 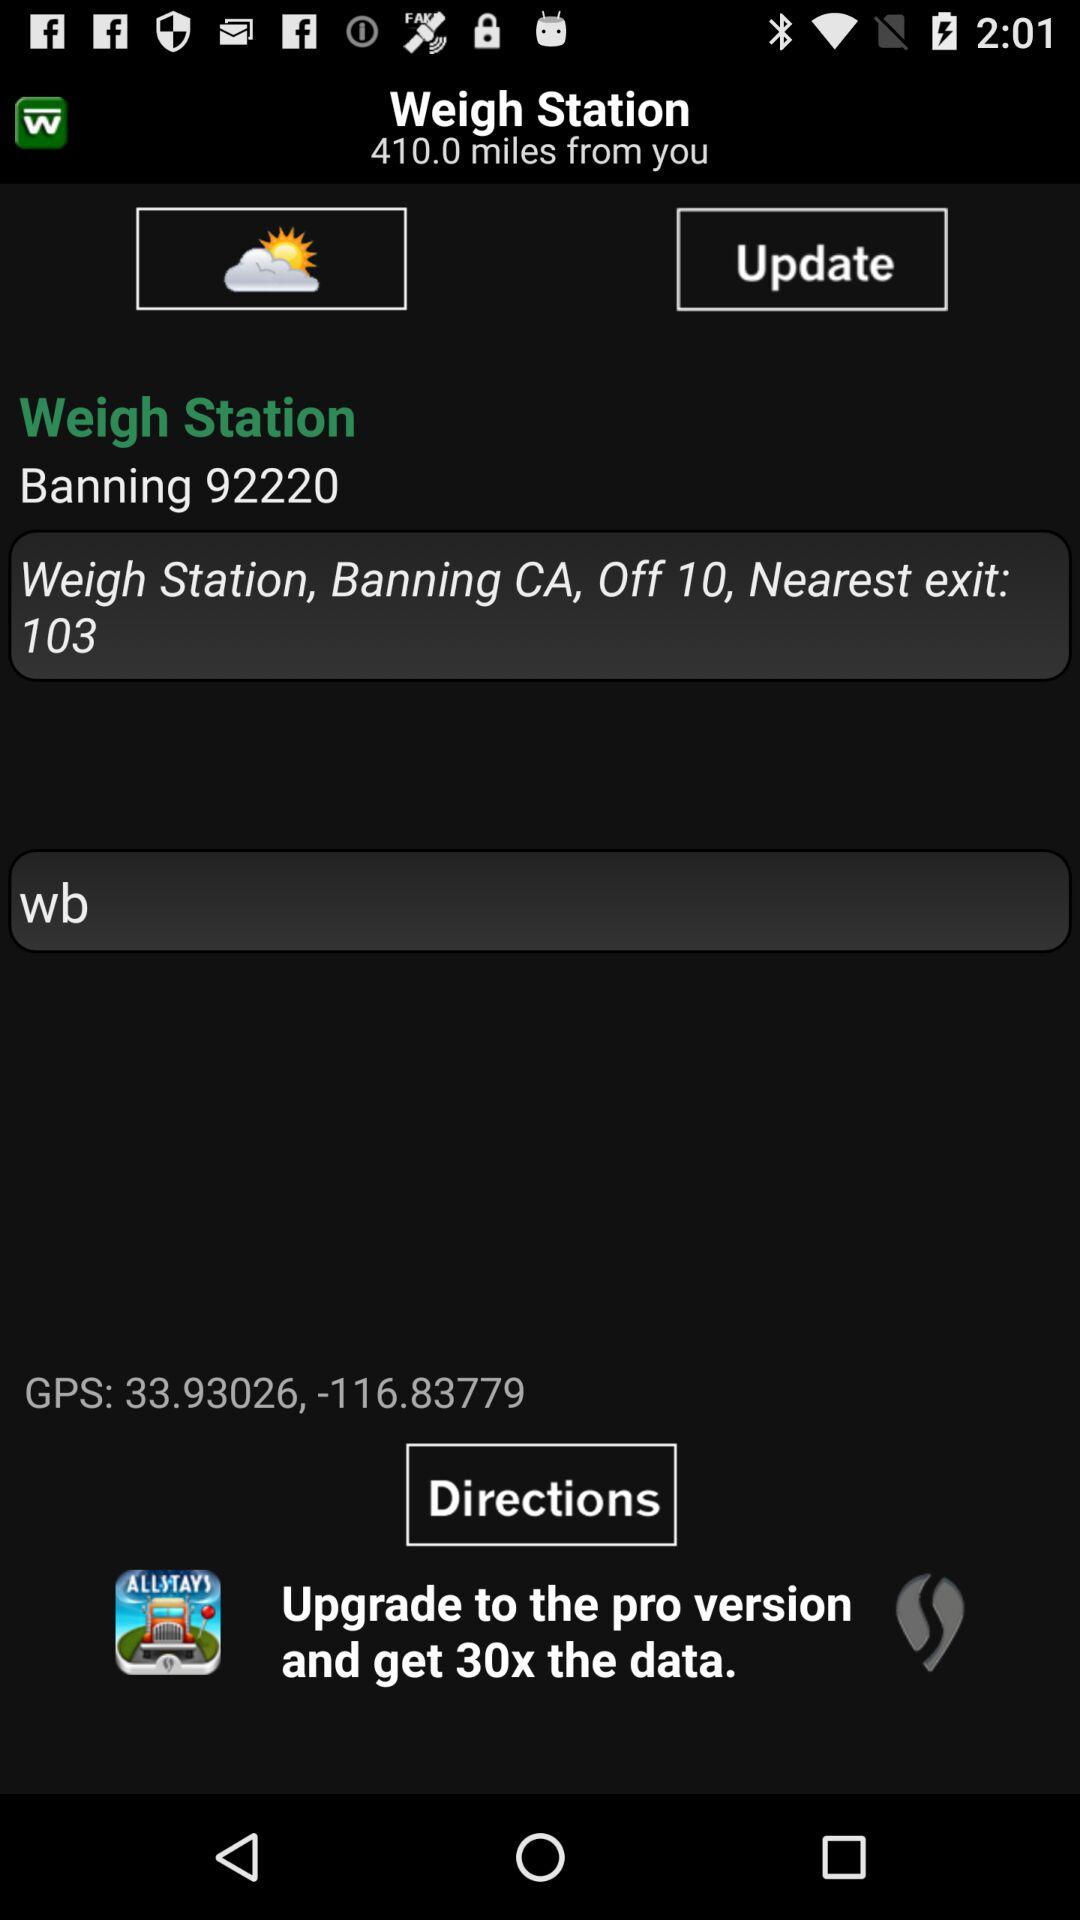 What do you see at coordinates (811, 257) in the screenshot?
I see `item below 410 0 miles app` at bounding box center [811, 257].